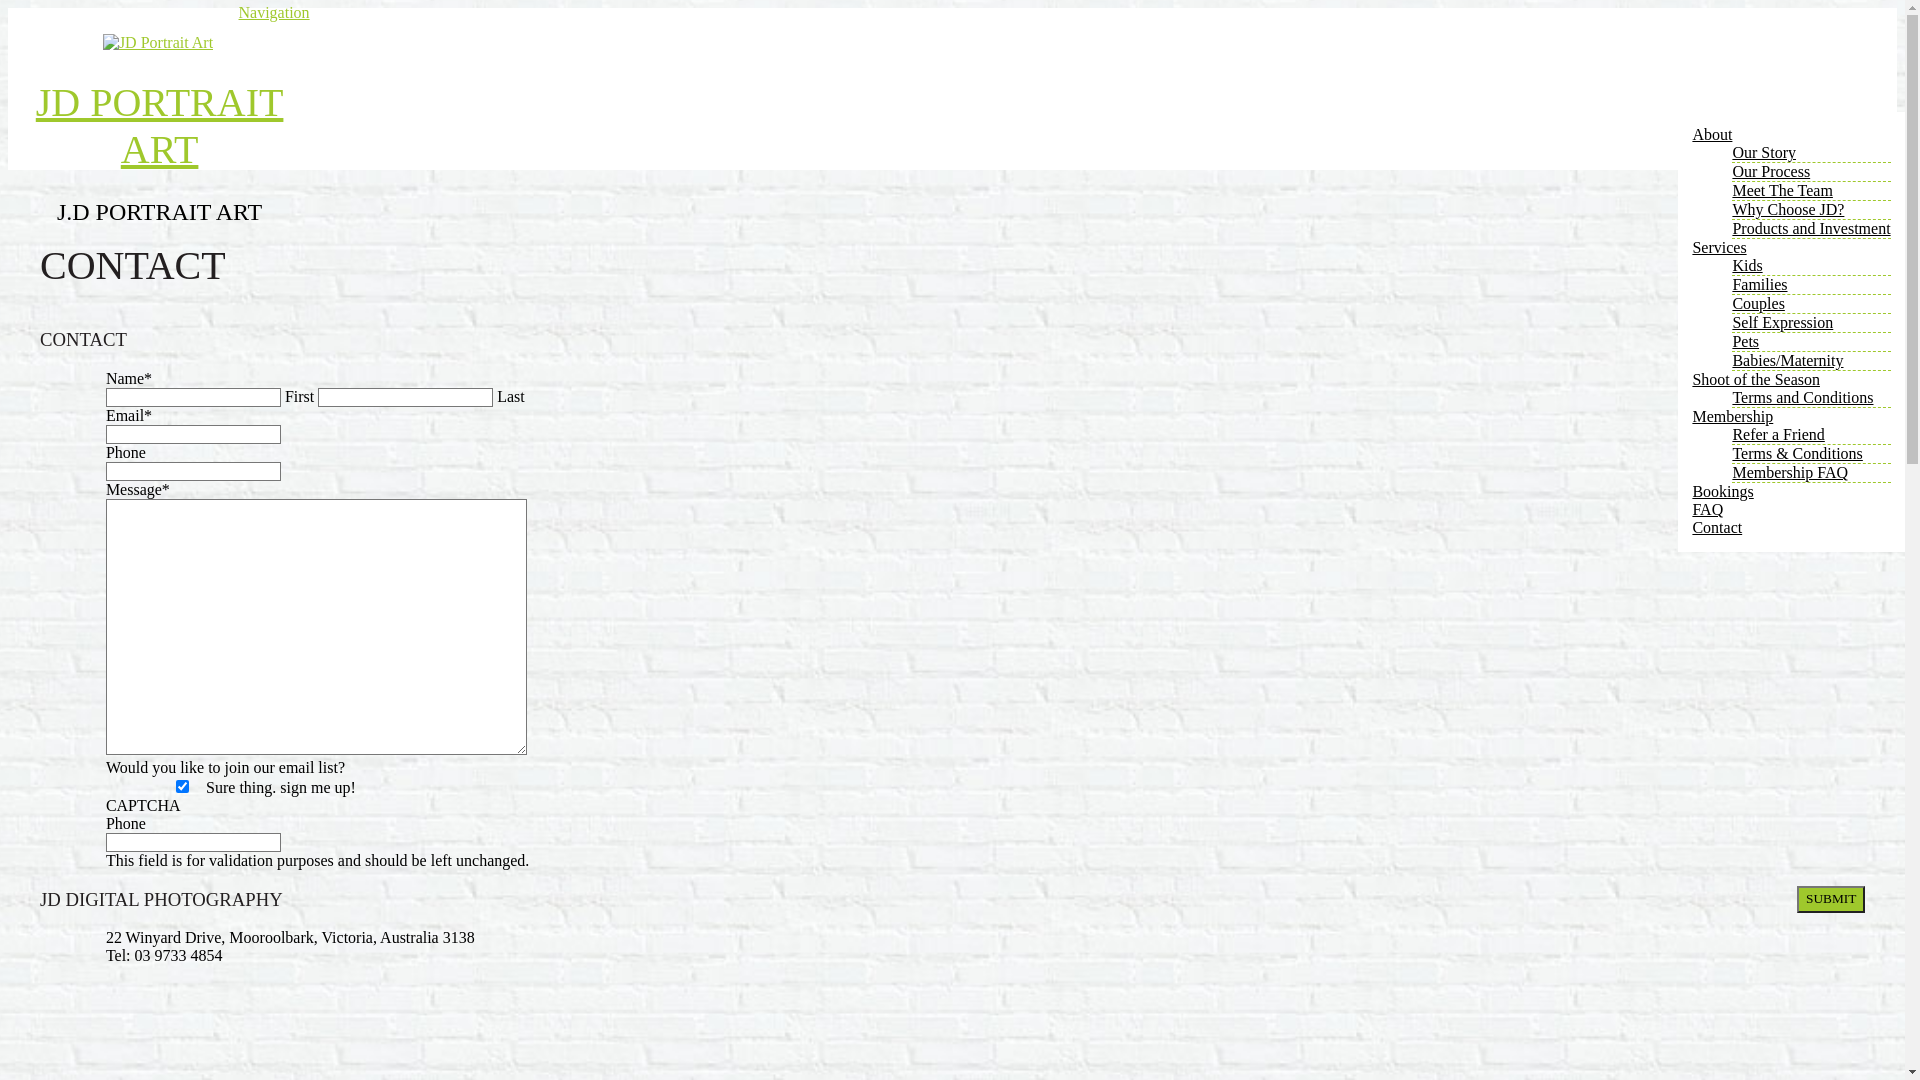  What do you see at coordinates (1690, 526) in the screenshot?
I see `'Contact'` at bounding box center [1690, 526].